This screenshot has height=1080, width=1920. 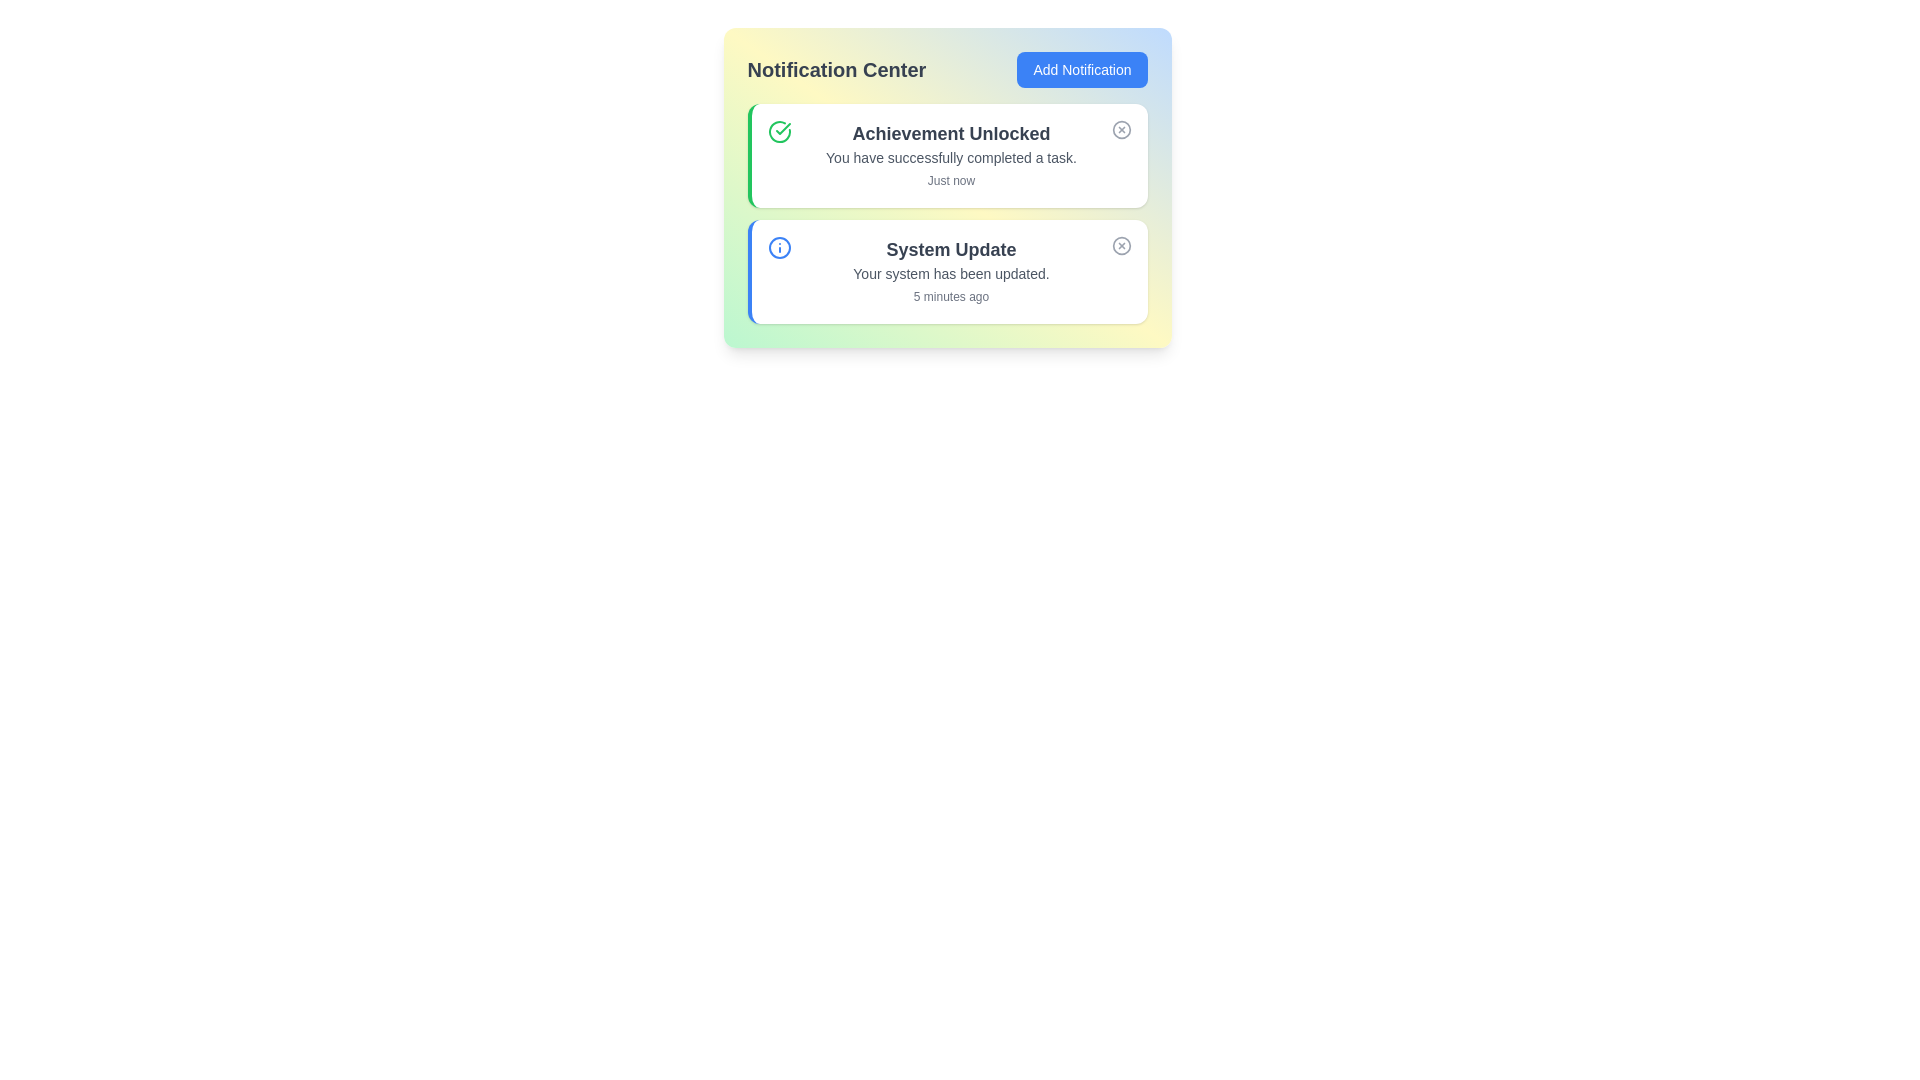 What do you see at coordinates (781, 128) in the screenshot?
I see `the green checkmark icon in the first notification card that indicates a completed action, located adjacent to the 'Achievement Unlocked' title` at bounding box center [781, 128].